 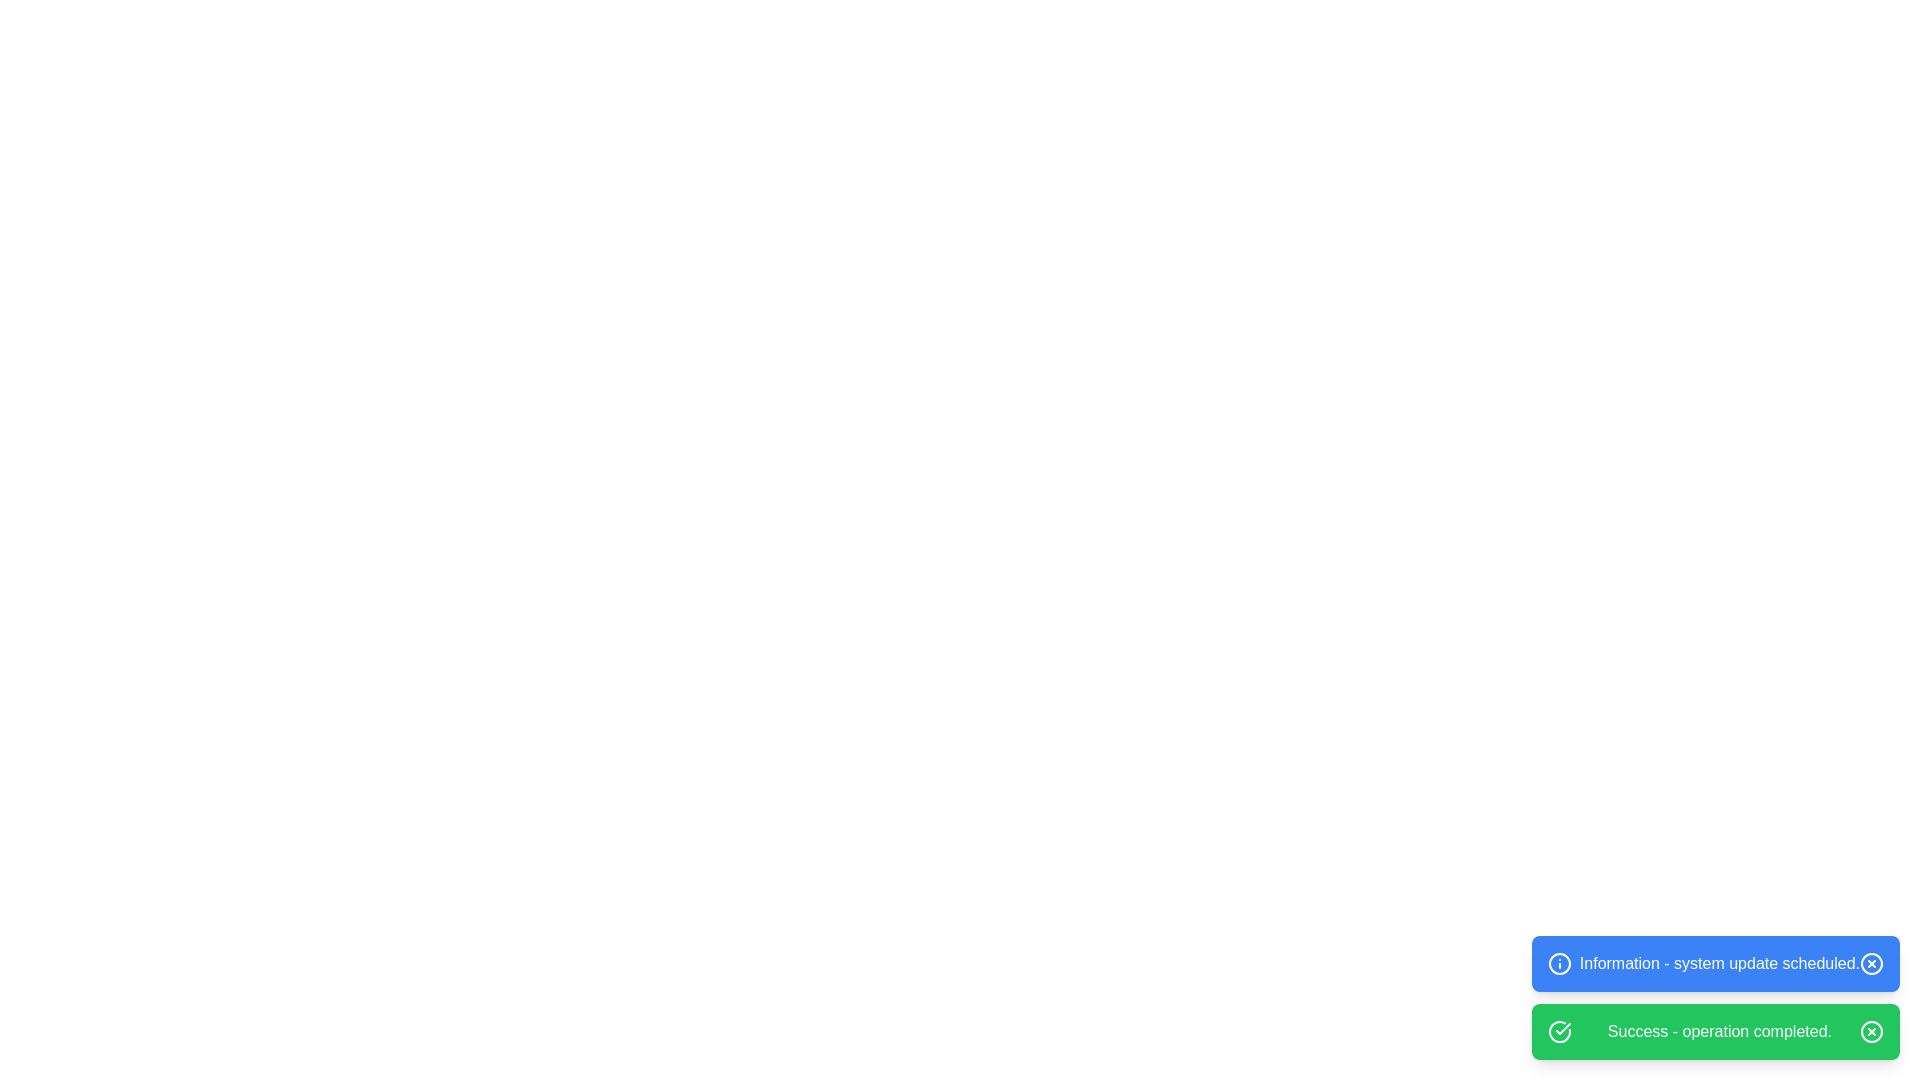 What do you see at coordinates (1718, 963) in the screenshot?
I see `the Text Label displaying 'Information - system update scheduled.' which is located within a blue notification card at the top of the notification items` at bounding box center [1718, 963].